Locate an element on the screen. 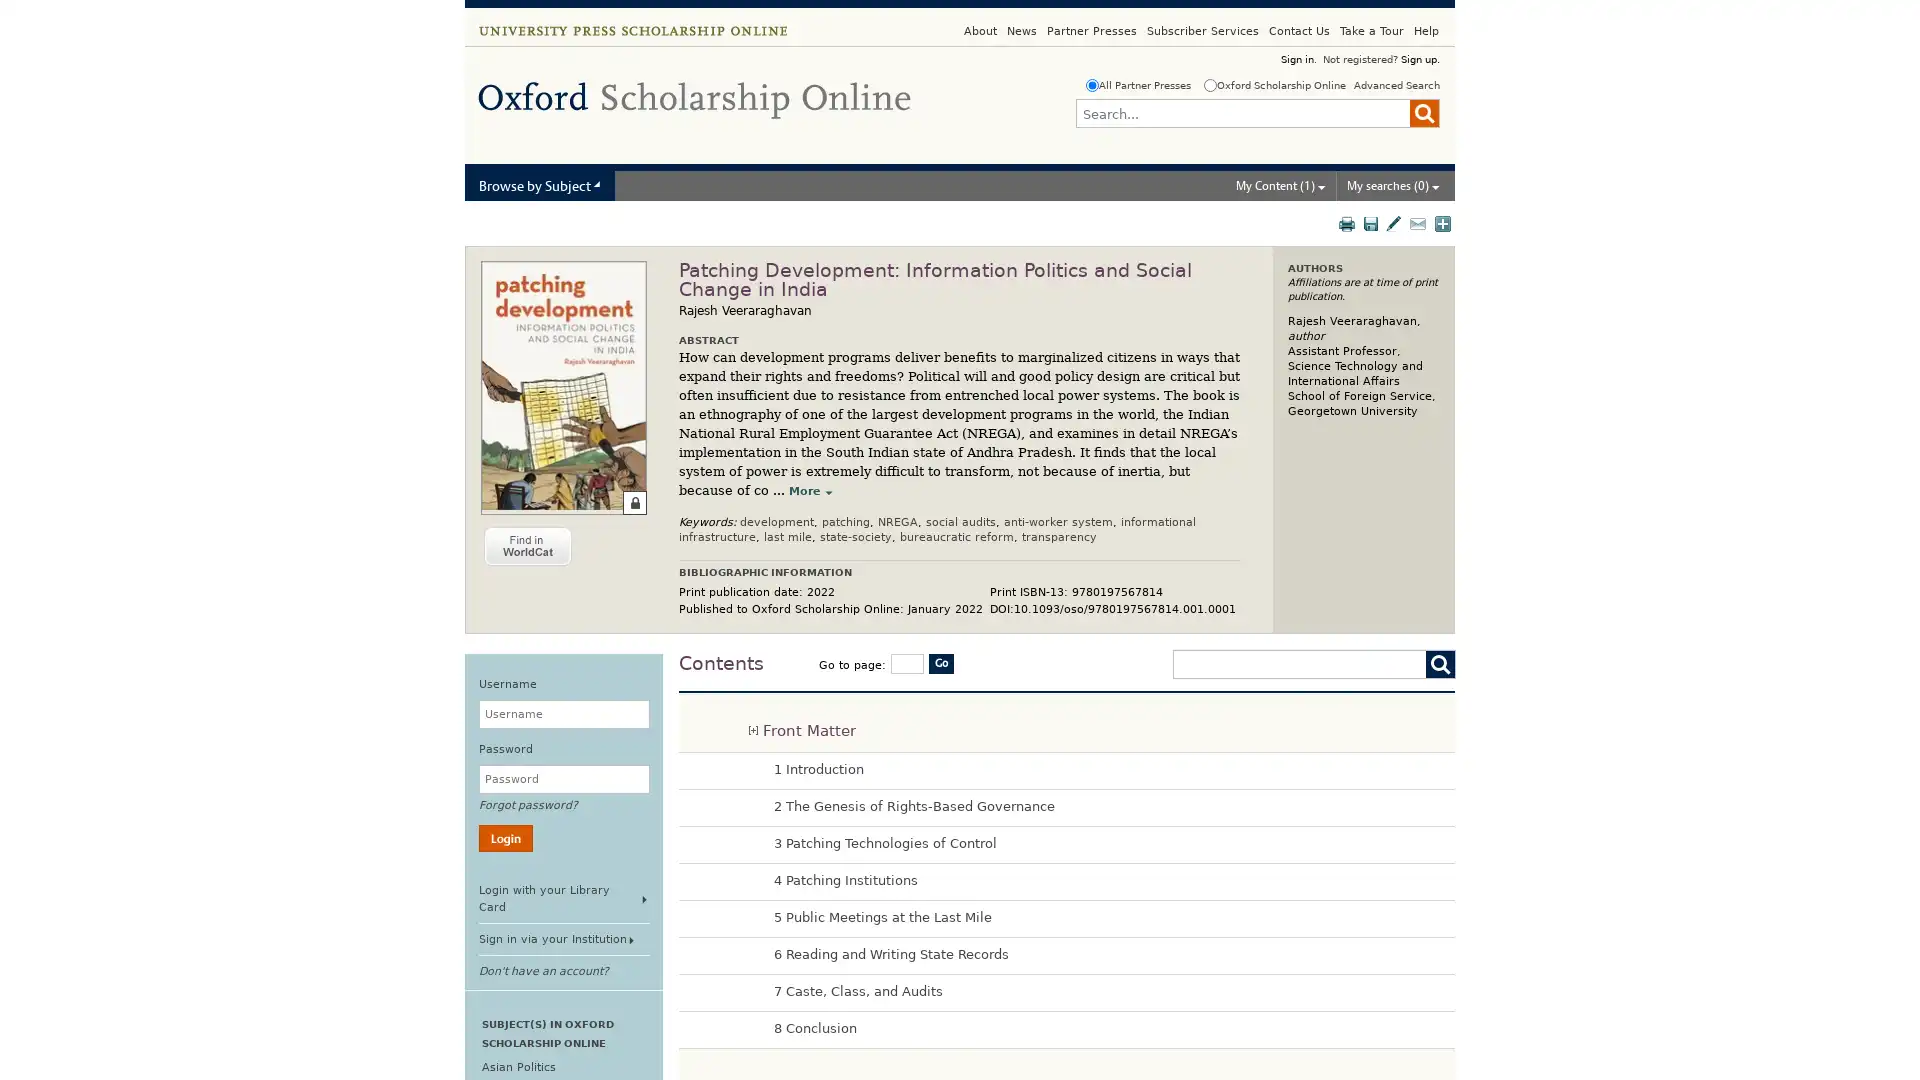 The width and height of the screenshot is (1920, 1080). Search is located at coordinates (1424, 113).